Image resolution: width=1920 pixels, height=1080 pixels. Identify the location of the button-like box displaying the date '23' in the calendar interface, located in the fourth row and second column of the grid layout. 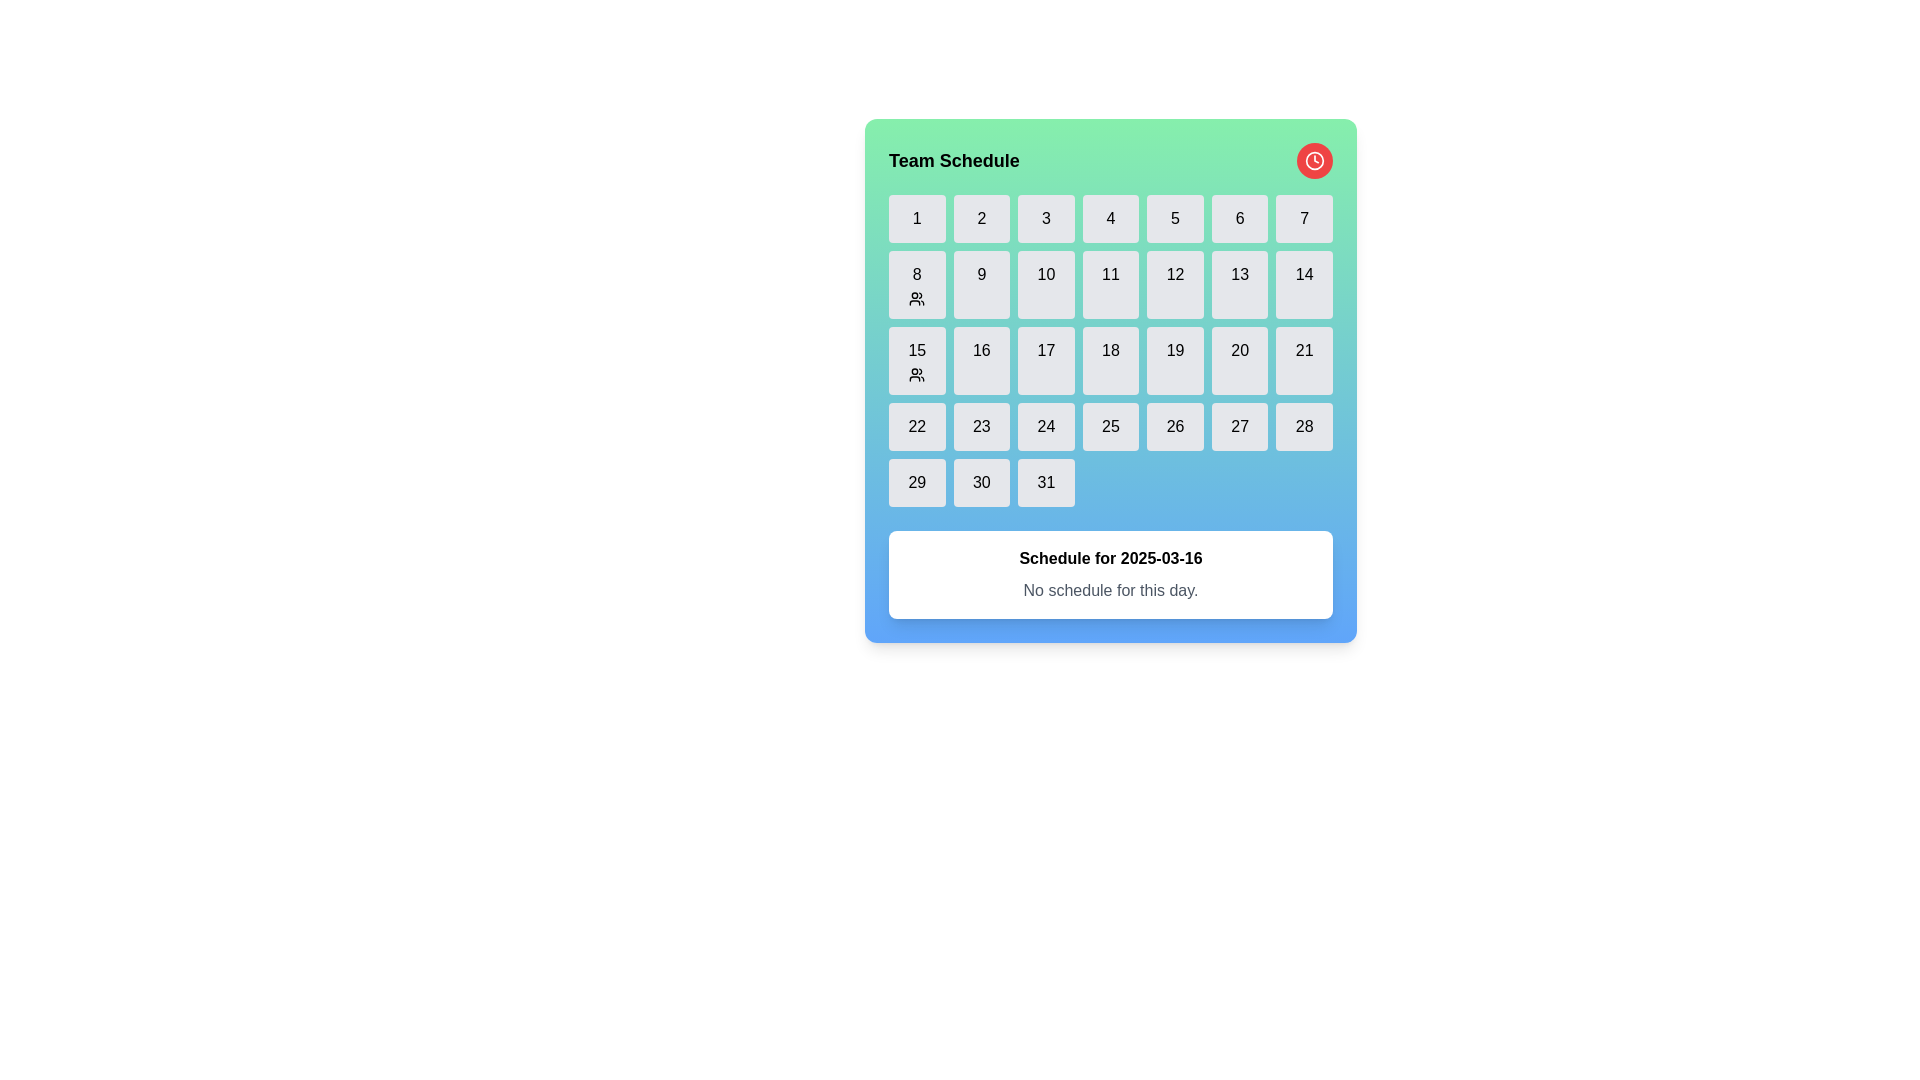
(981, 426).